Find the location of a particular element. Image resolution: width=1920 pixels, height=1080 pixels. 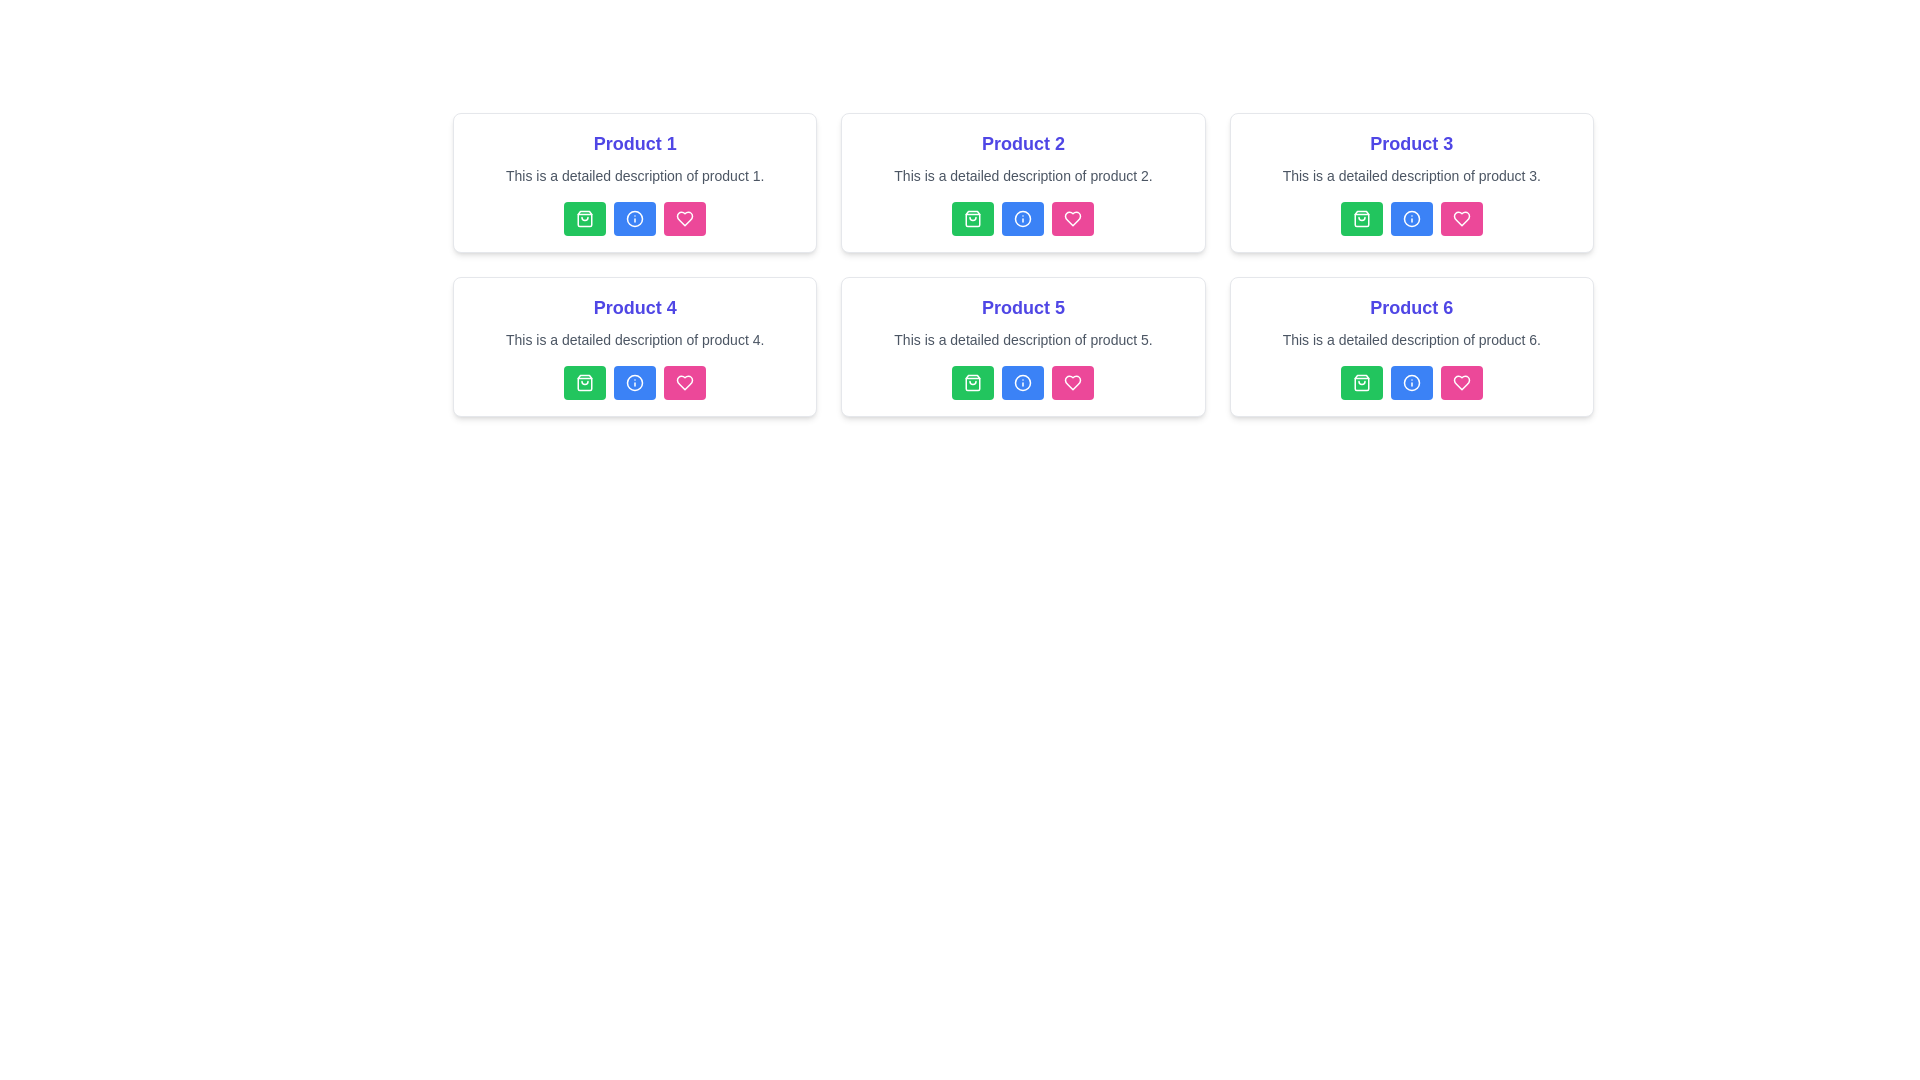

the green button with a shopping bag icon located below 'Product 5' is located at coordinates (973, 382).